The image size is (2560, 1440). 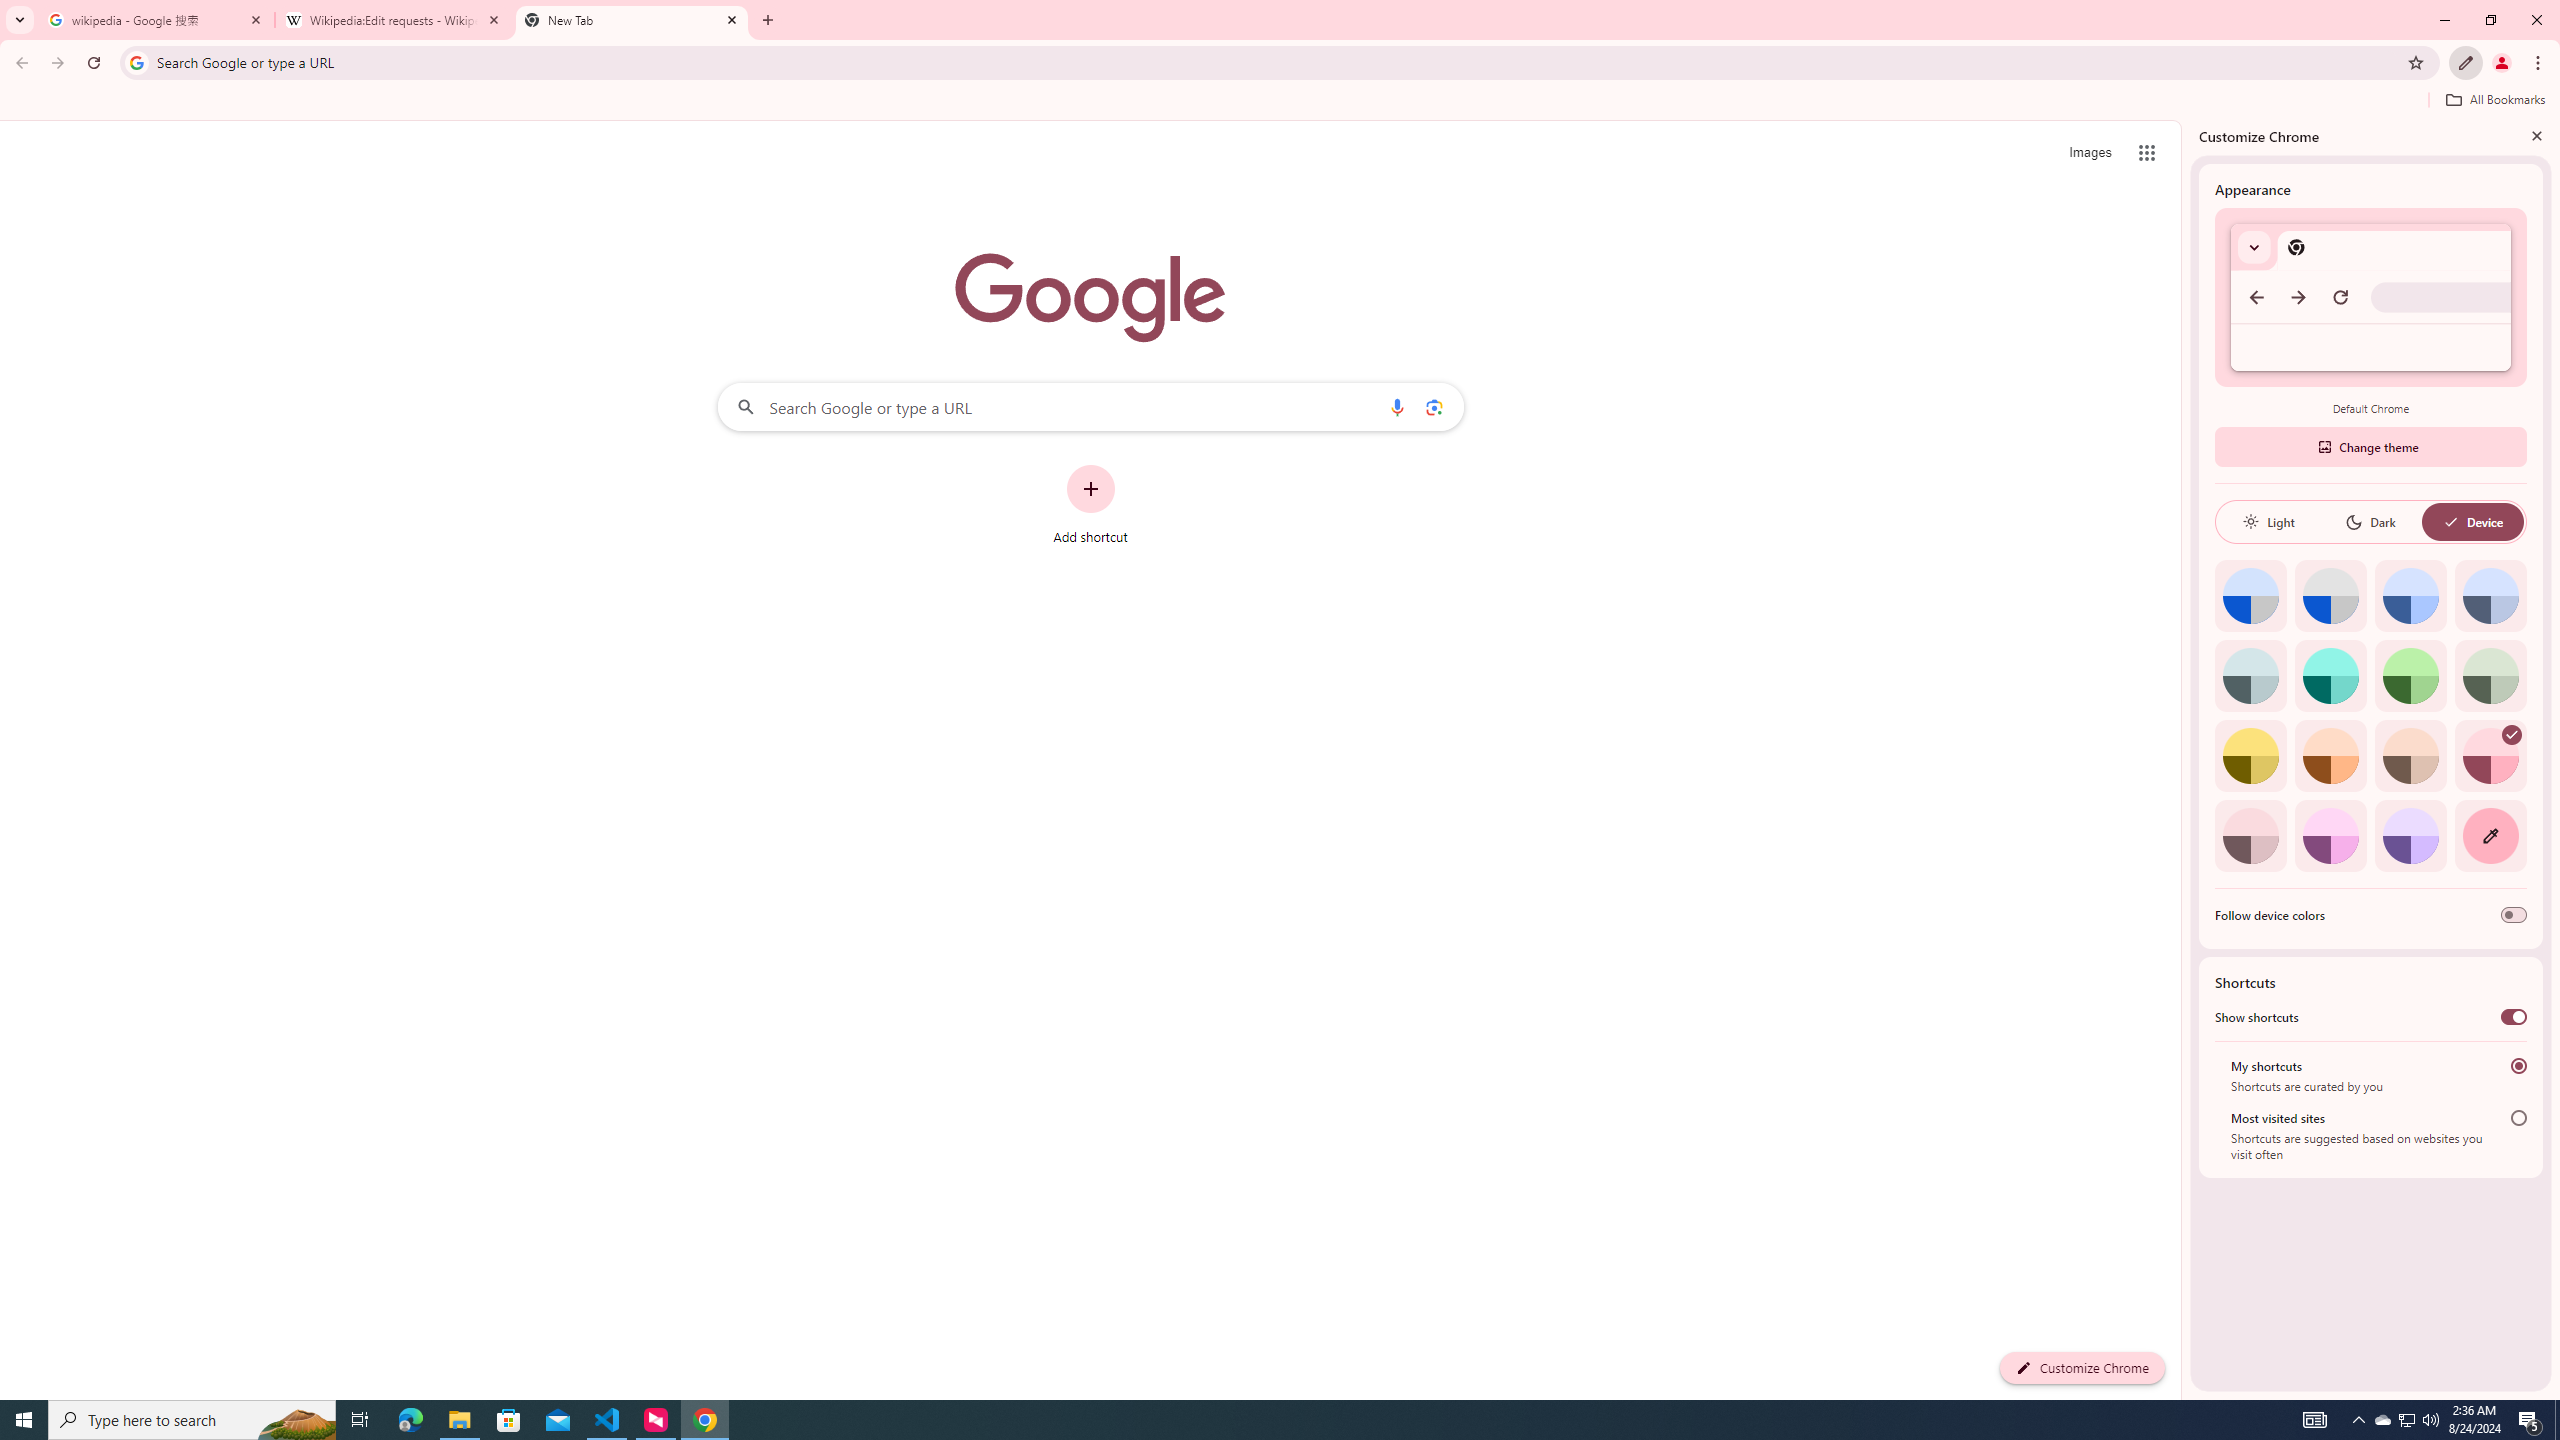 What do you see at coordinates (1089, 505) in the screenshot?
I see `'Add shortcut'` at bounding box center [1089, 505].